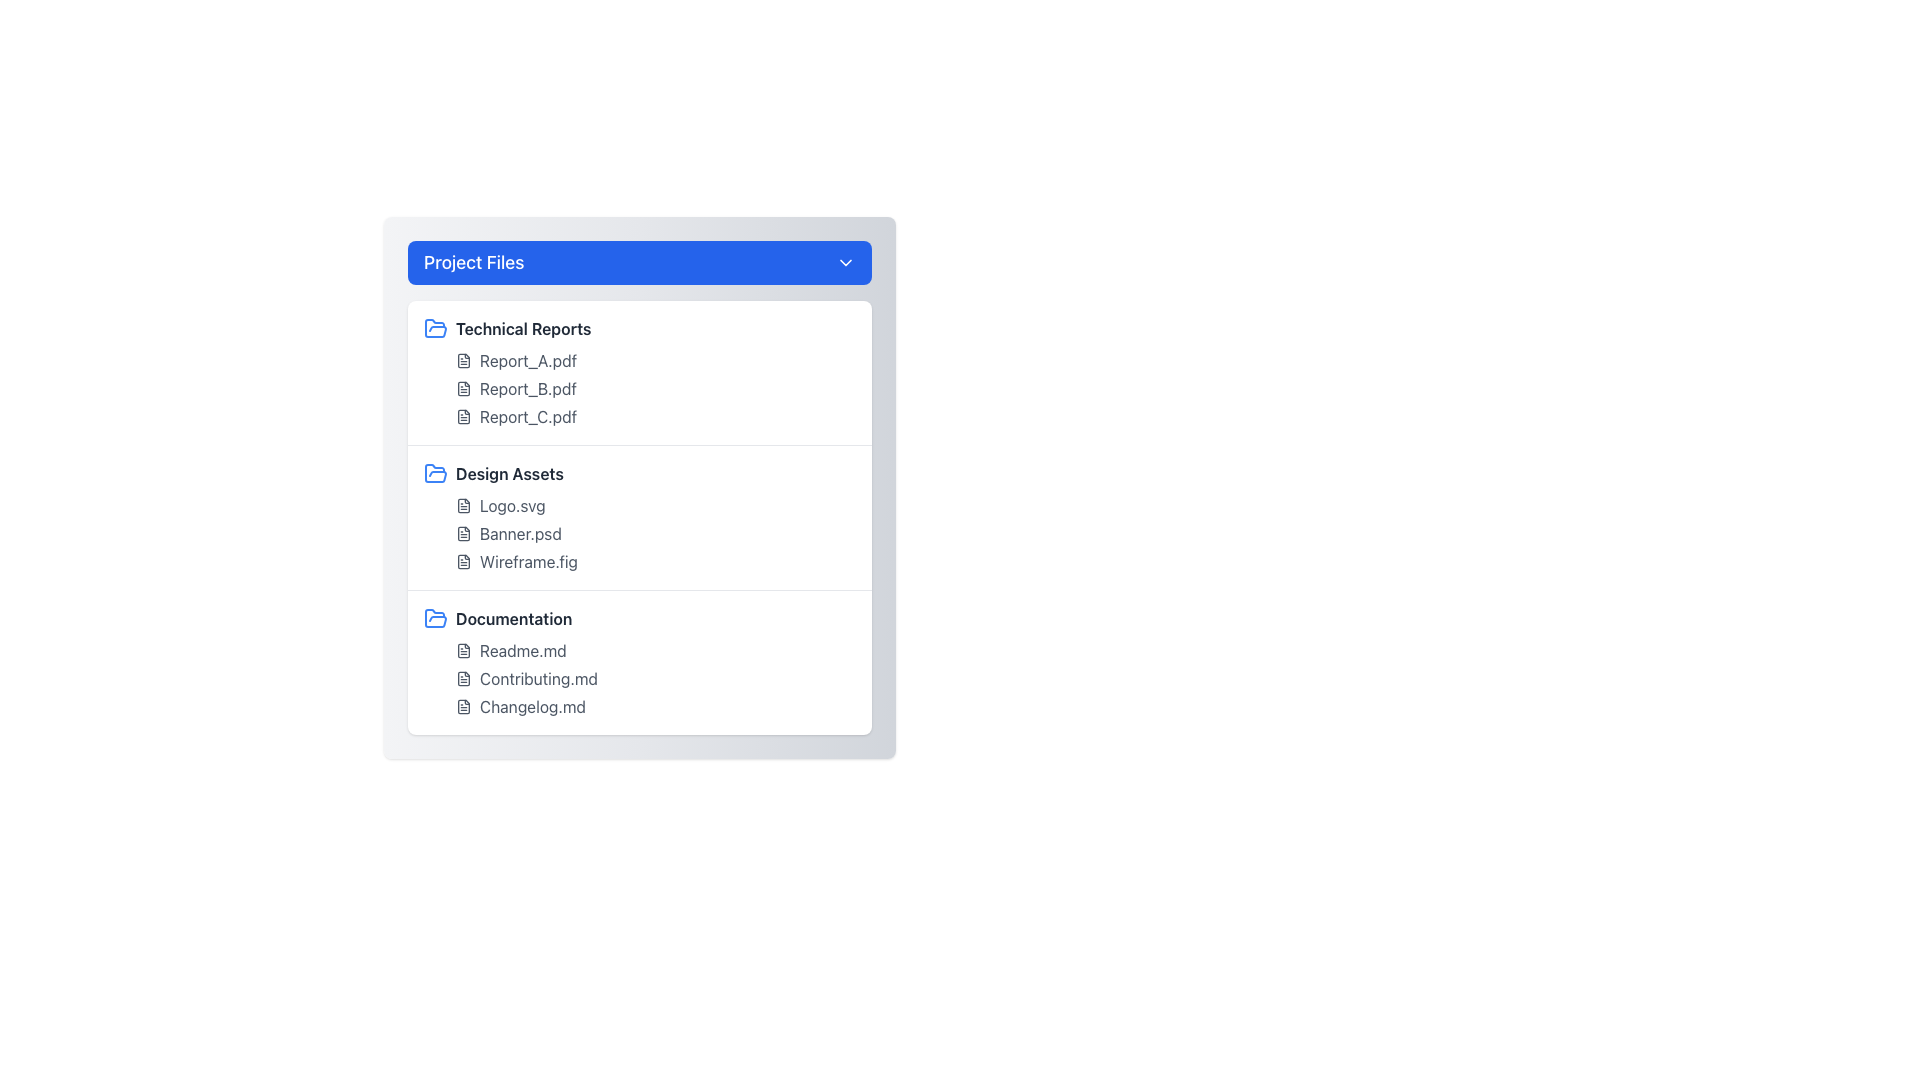  Describe the element at coordinates (463, 677) in the screenshot. I see `the icon representing the file 'Contributing.md', which is the first icon in the 'Documentation' section, positioned to the left of the text label` at that location.